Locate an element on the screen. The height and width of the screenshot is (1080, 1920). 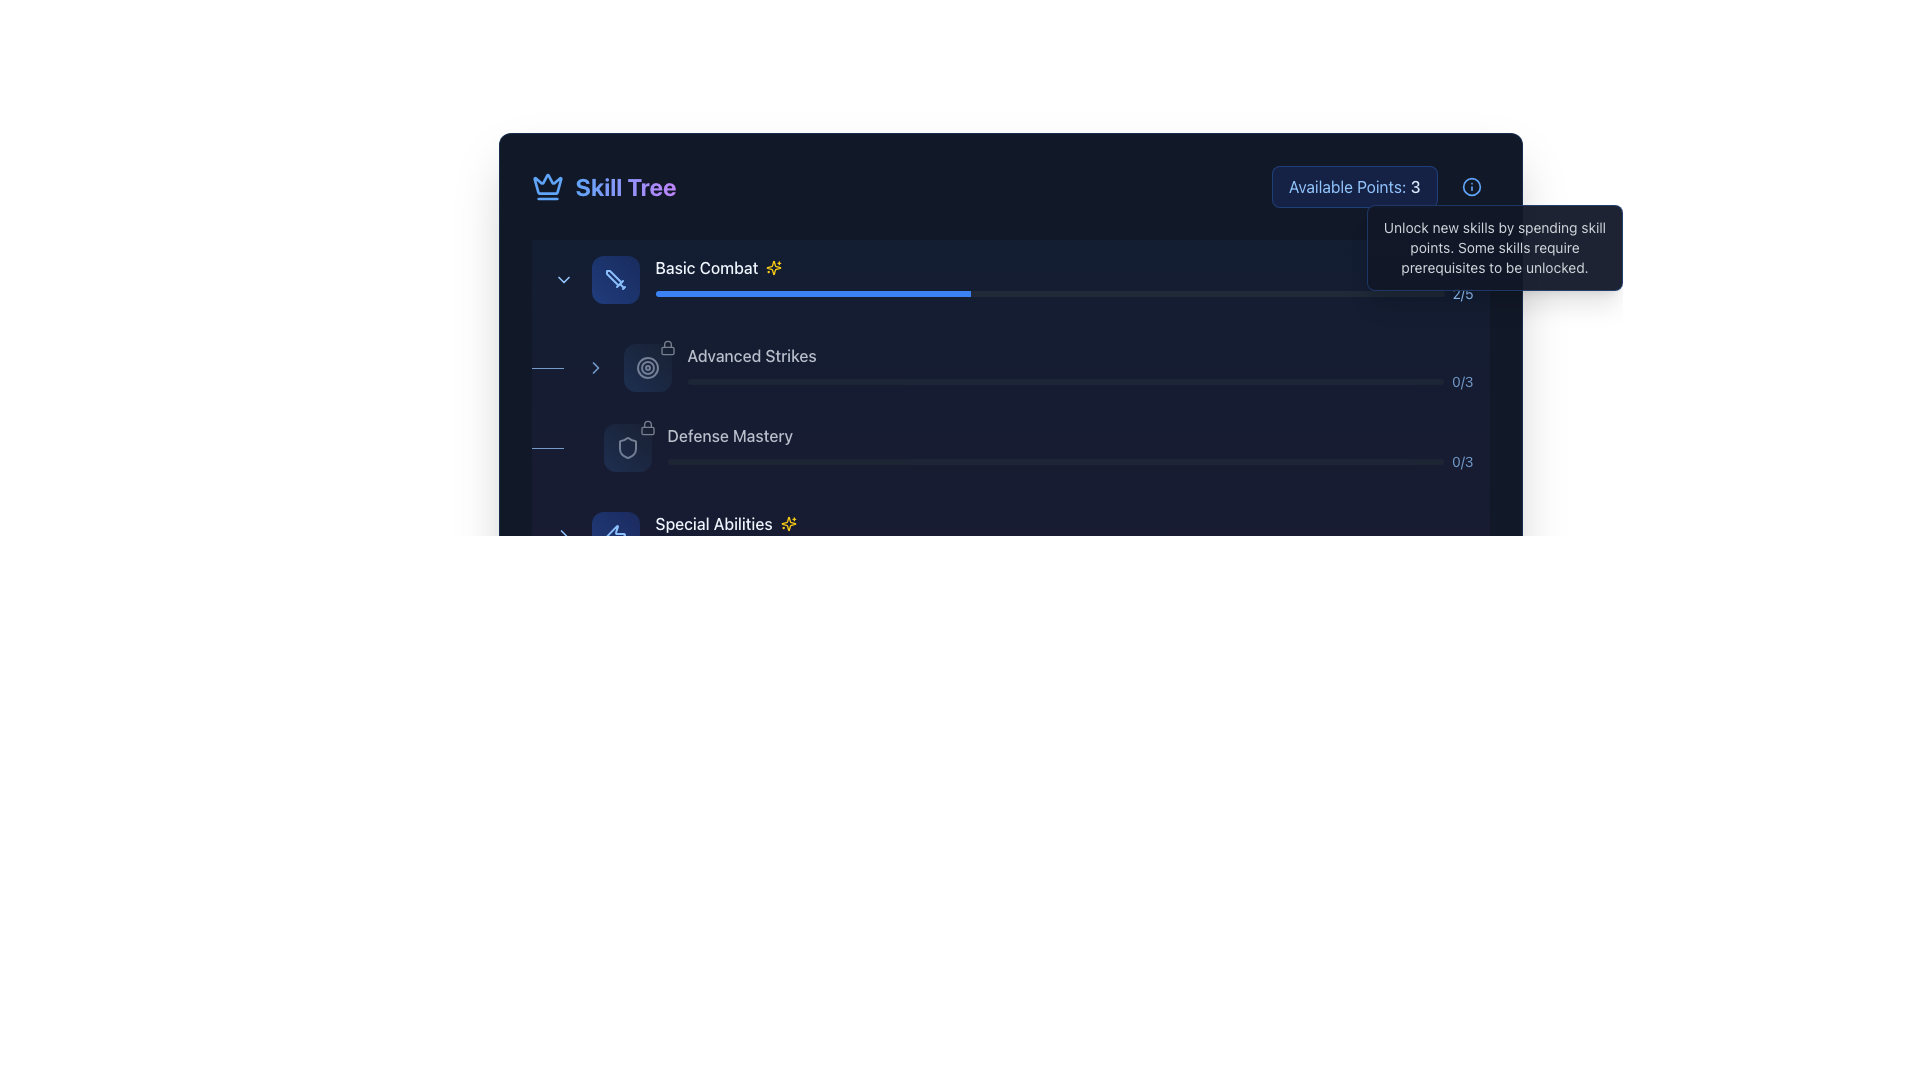
the 'Skill Tree' label, which is a prominently displayed text with a gradient color scheme transitioning from blue to purple, located at the top of the interface, next to a crown icon is located at coordinates (625, 186).